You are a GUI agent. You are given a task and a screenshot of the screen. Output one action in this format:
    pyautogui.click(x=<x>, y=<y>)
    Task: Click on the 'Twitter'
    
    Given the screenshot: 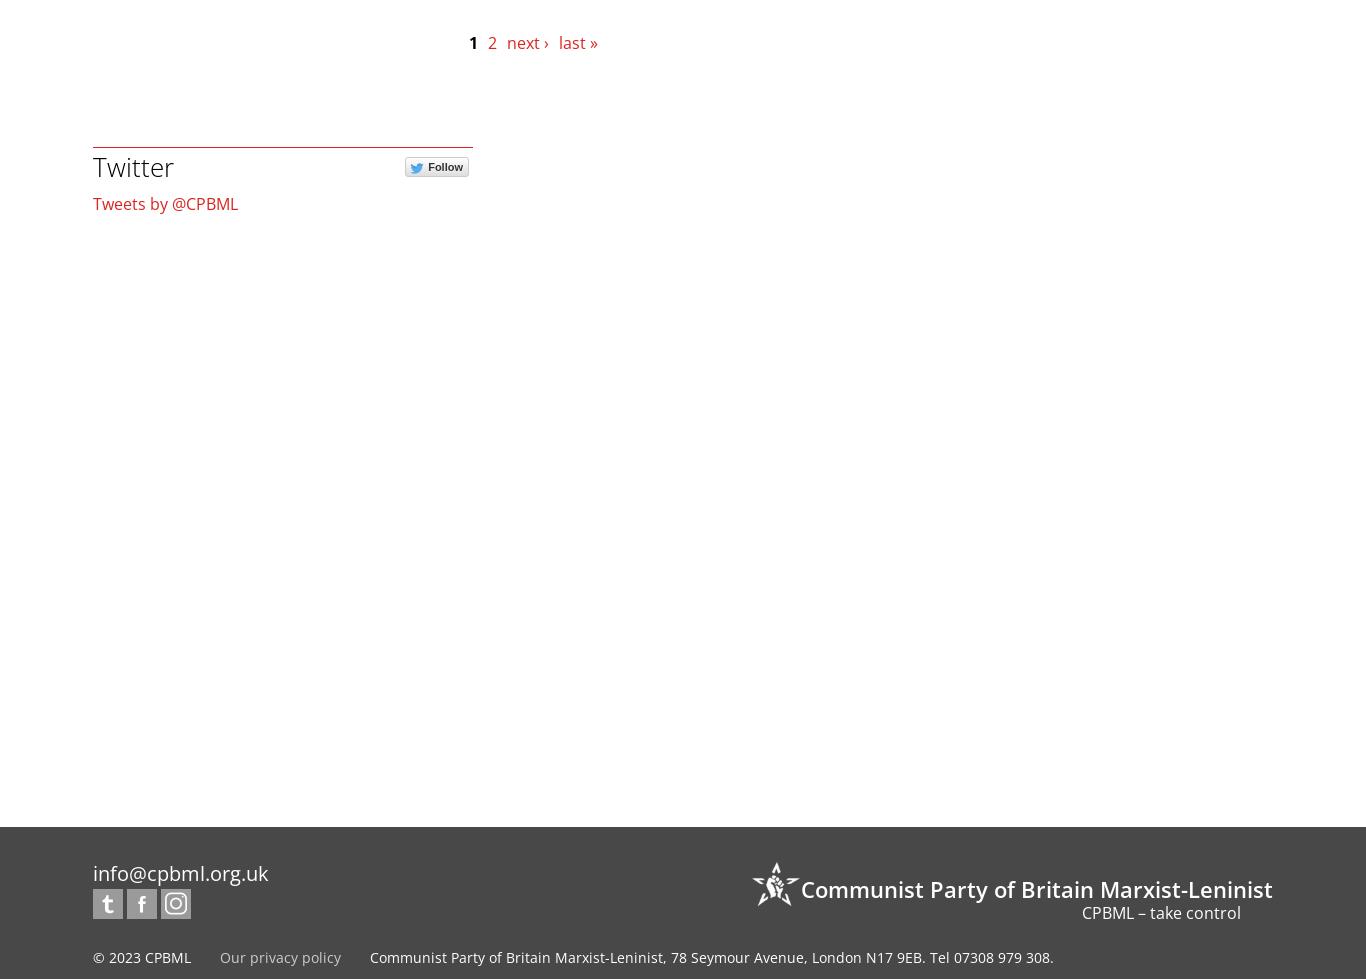 What is the action you would take?
    pyautogui.click(x=132, y=166)
    